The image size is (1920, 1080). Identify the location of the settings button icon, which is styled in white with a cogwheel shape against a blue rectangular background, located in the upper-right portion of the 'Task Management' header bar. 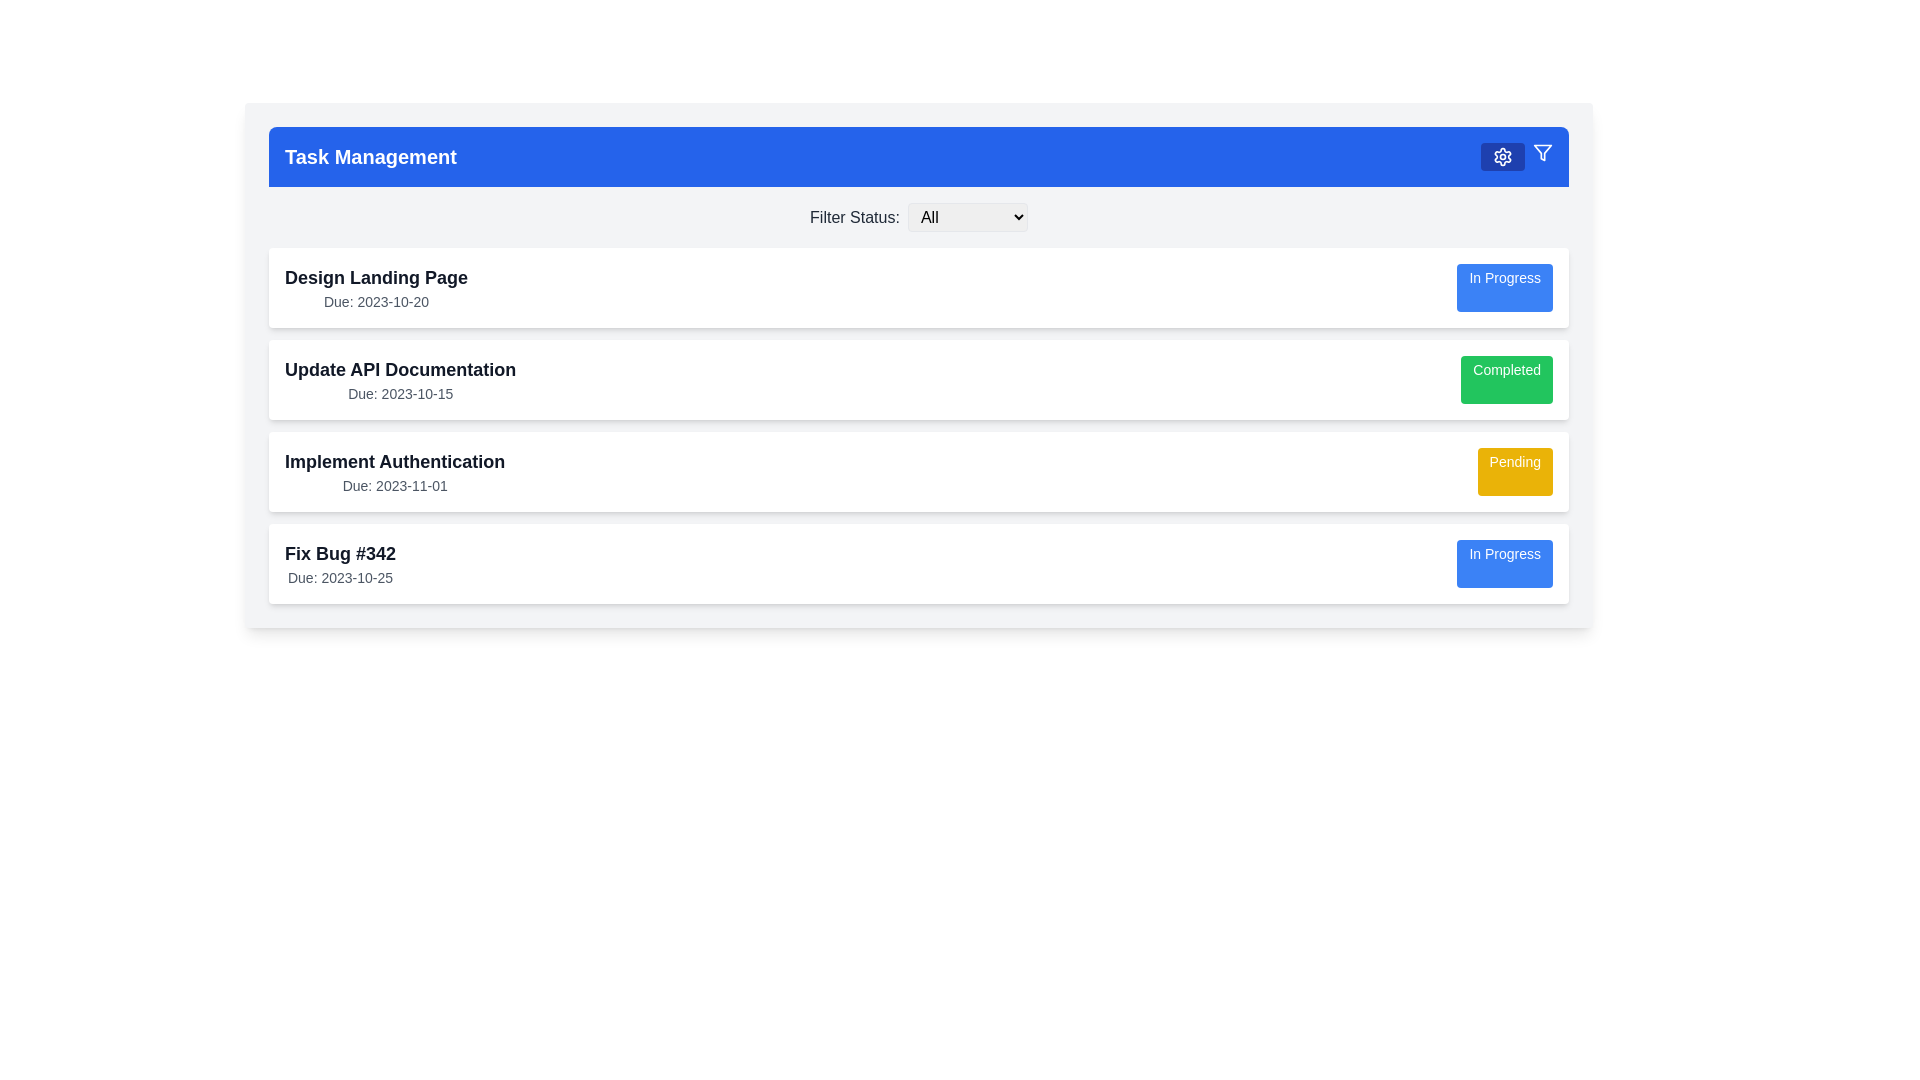
(1516, 156).